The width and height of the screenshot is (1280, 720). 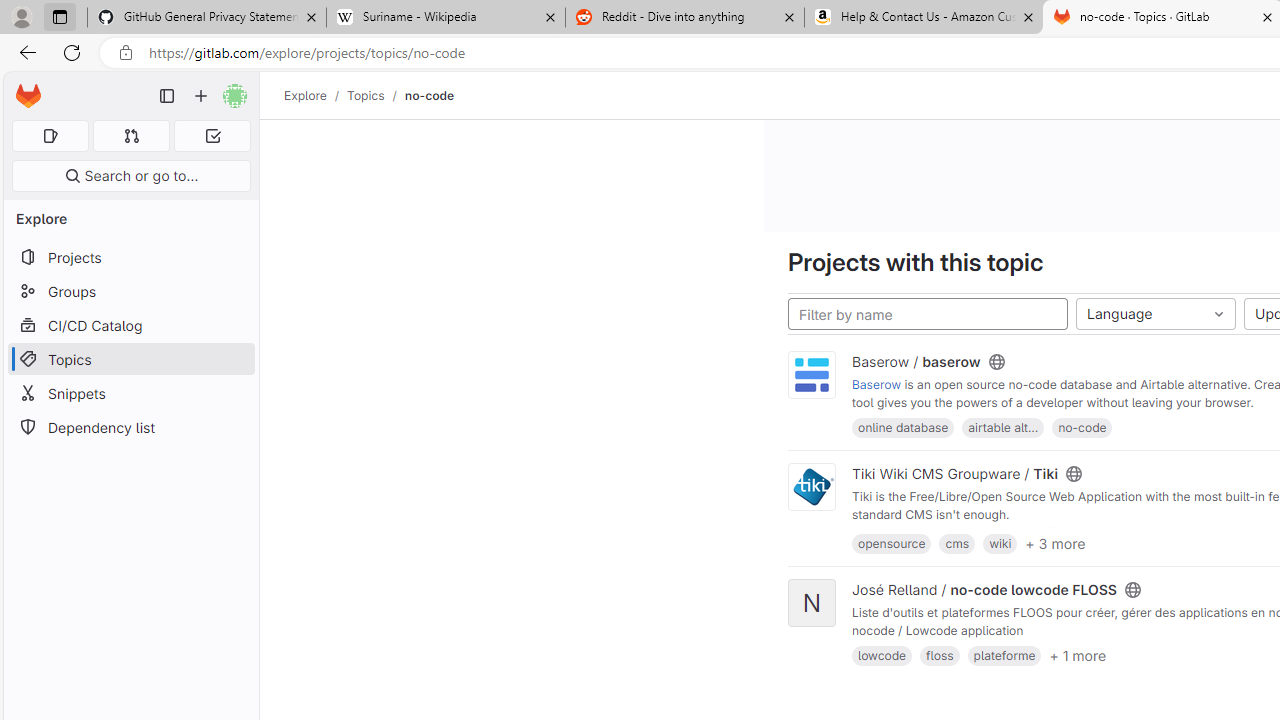 What do you see at coordinates (1000, 543) in the screenshot?
I see `'wiki'` at bounding box center [1000, 543].